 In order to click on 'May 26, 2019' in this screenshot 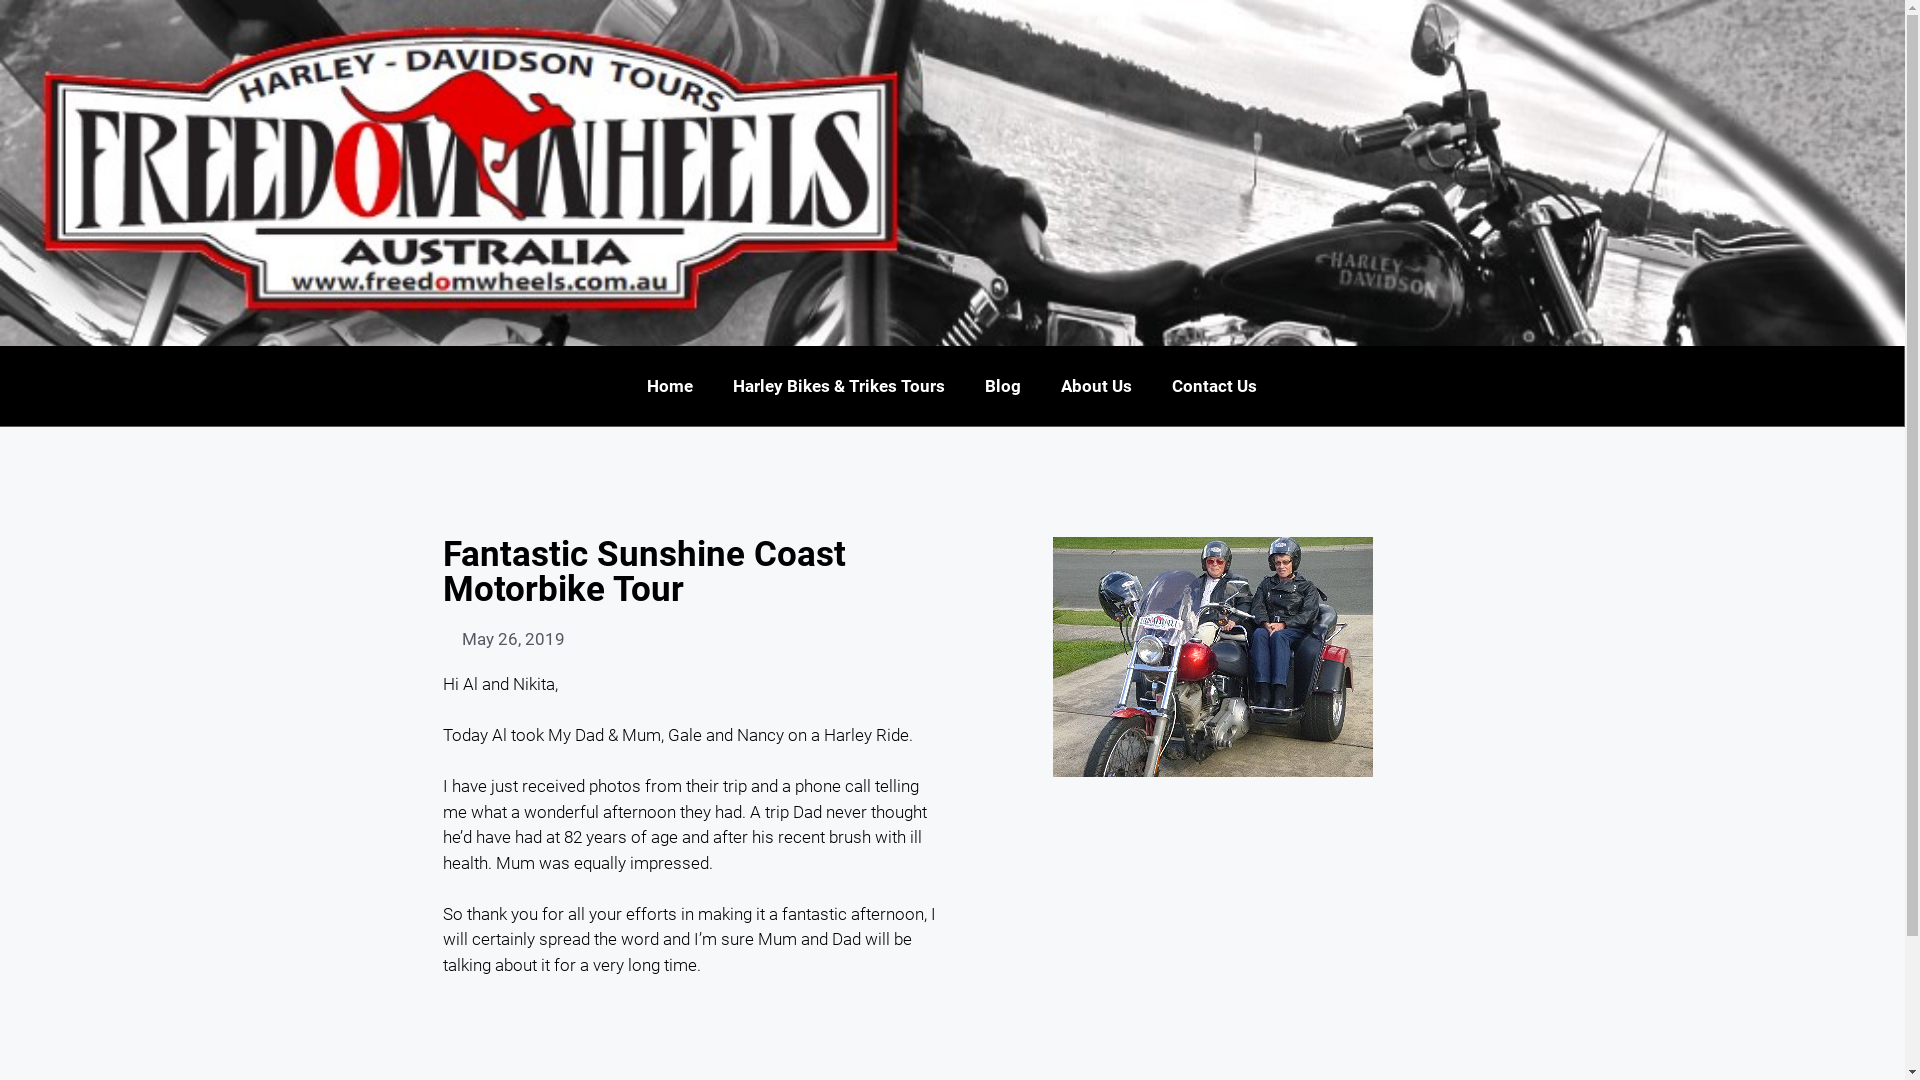, I will do `click(503, 640)`.